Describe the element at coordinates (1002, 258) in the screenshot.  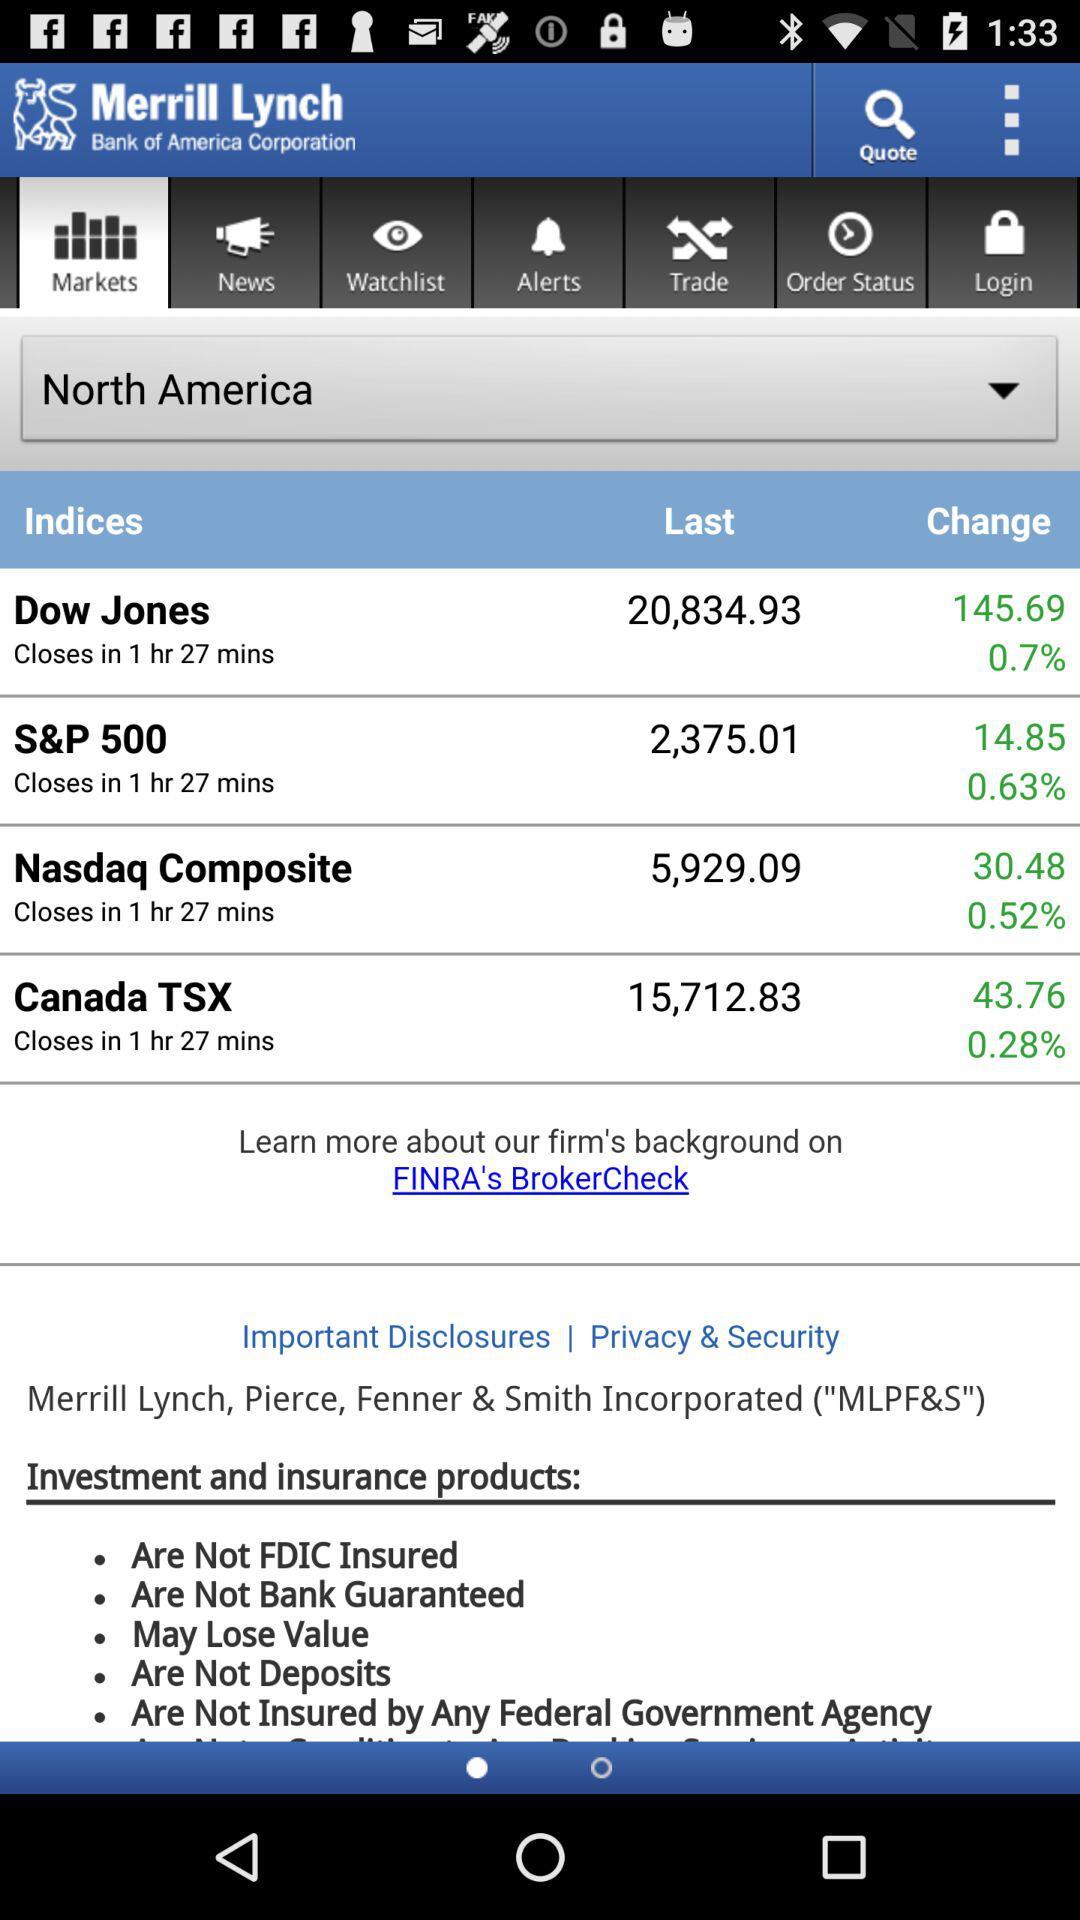
I see `the lock icon` at that location.